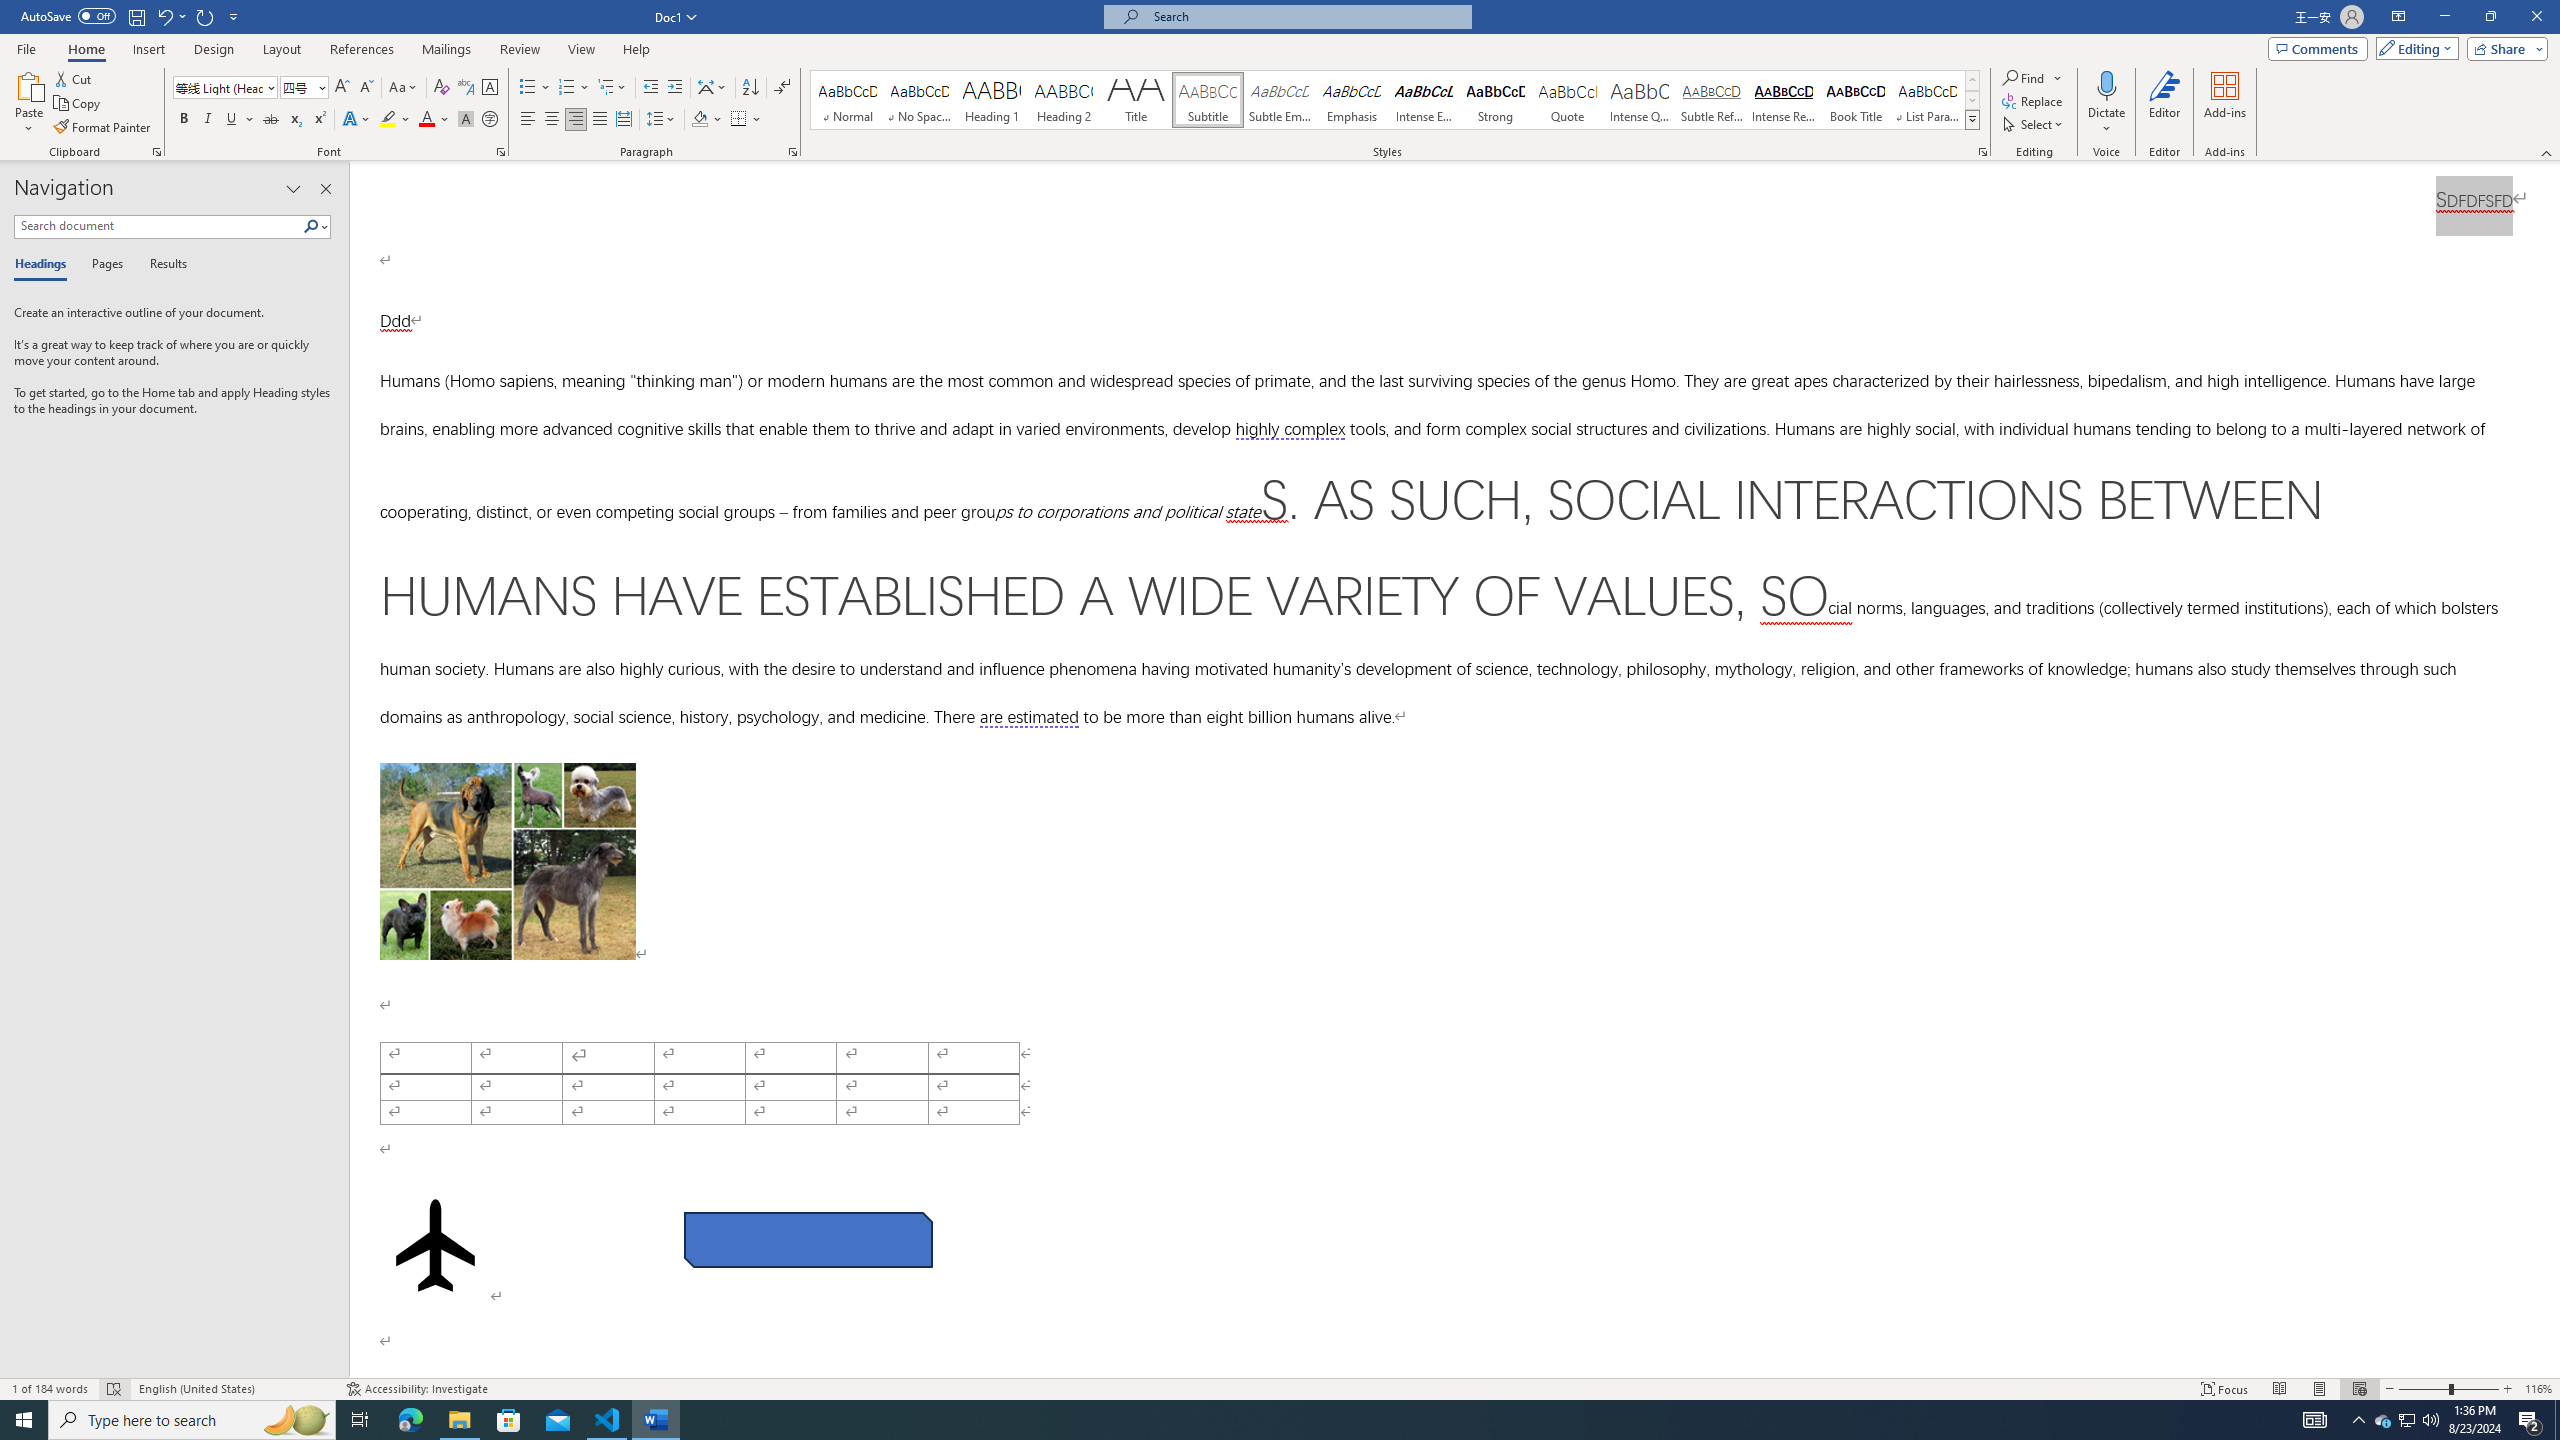 The height and width of the screenshot is (1440, 2560). I want to click on 'Character Shading', so click(464, 118).